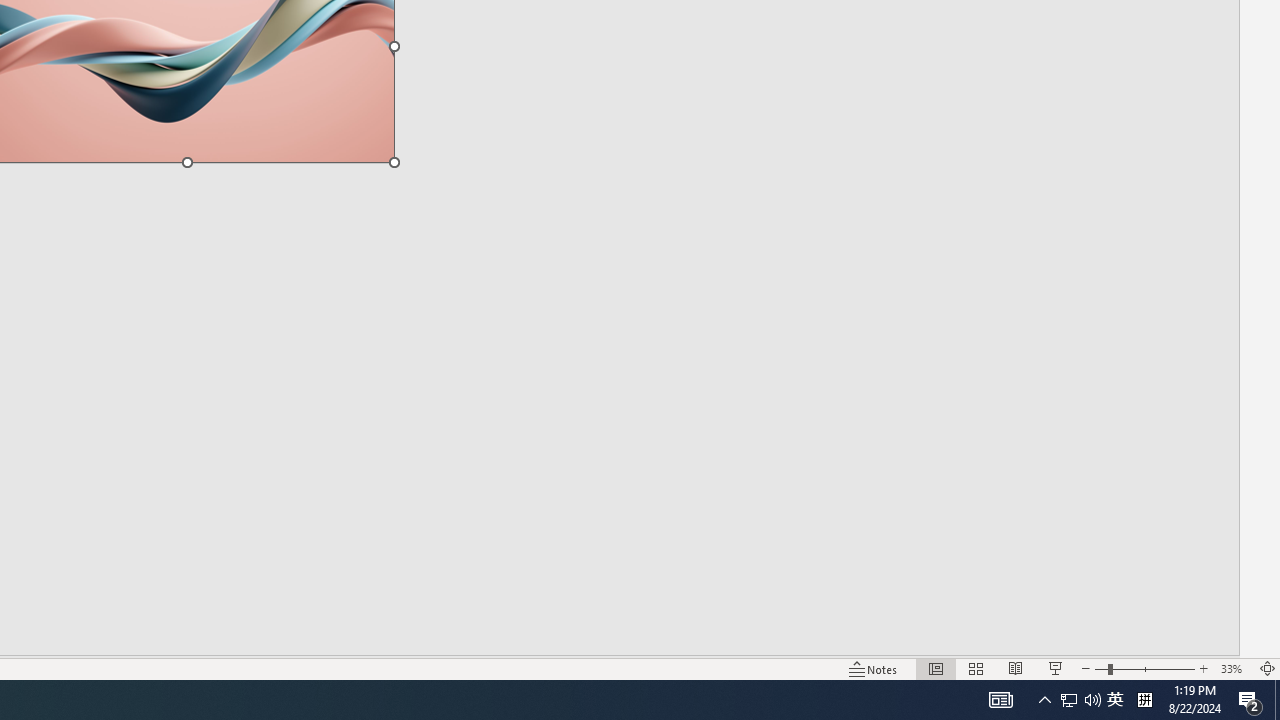 This screenshot has width=1280, height=720. What do you see at coordinates (1233, 669) in the screenshot?
I see `'Zoom 33%'` at bounding box center [1233, 669].